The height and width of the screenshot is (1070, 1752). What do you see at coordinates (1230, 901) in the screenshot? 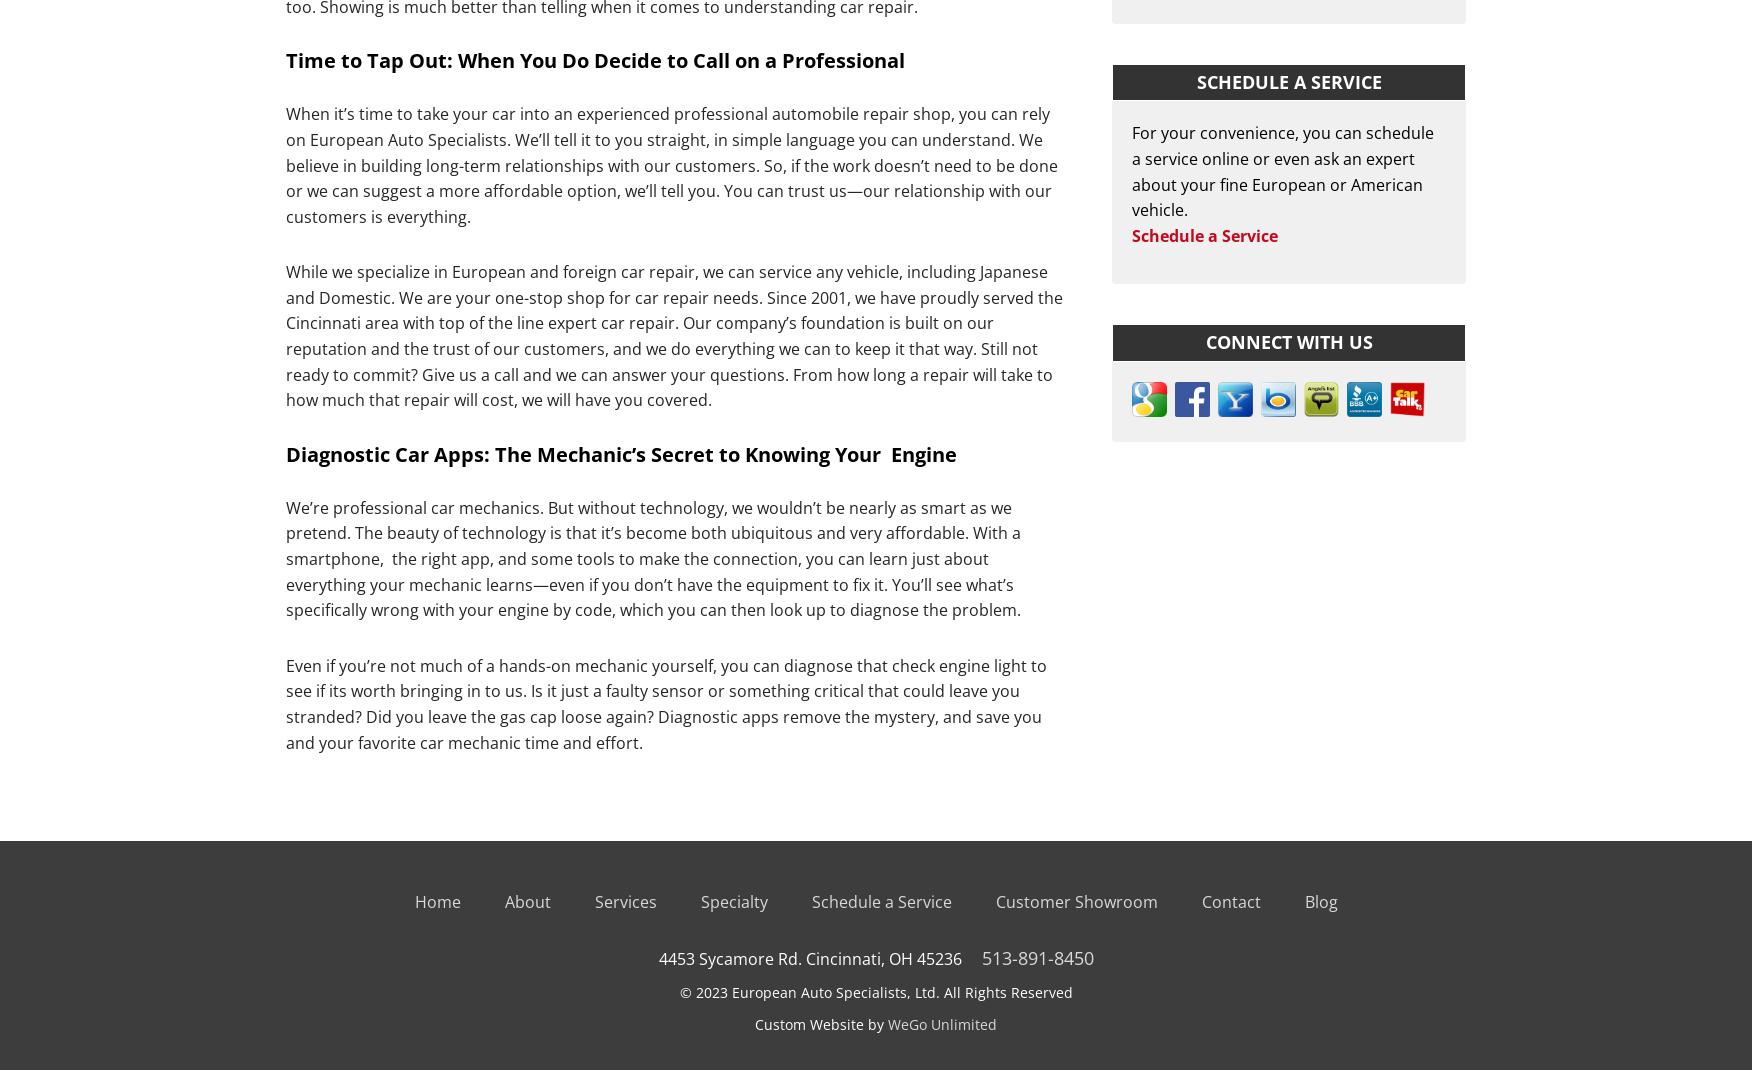
I see `'Contact'` at bounding box center [1230, 901].